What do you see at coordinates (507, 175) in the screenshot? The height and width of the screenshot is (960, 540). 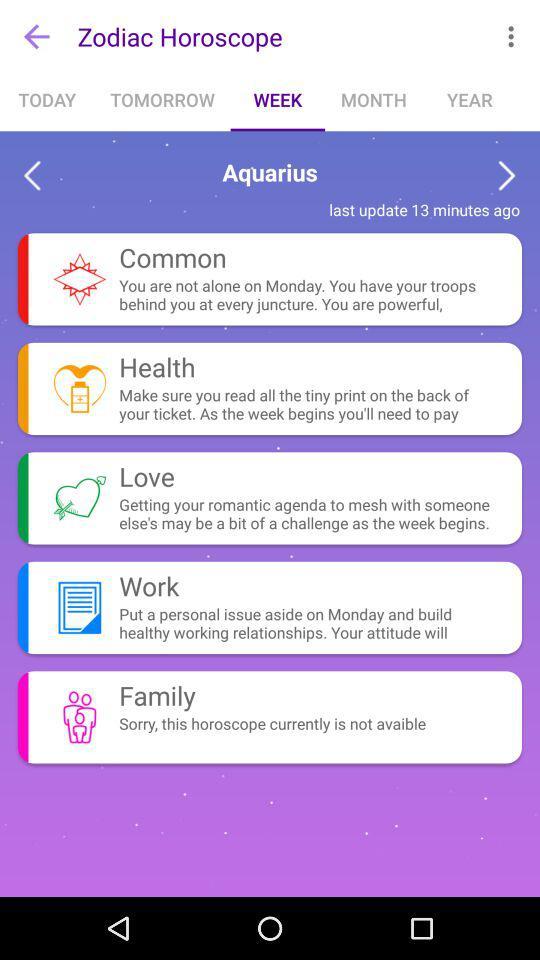 I see `next` at bounding box center [507, 175].